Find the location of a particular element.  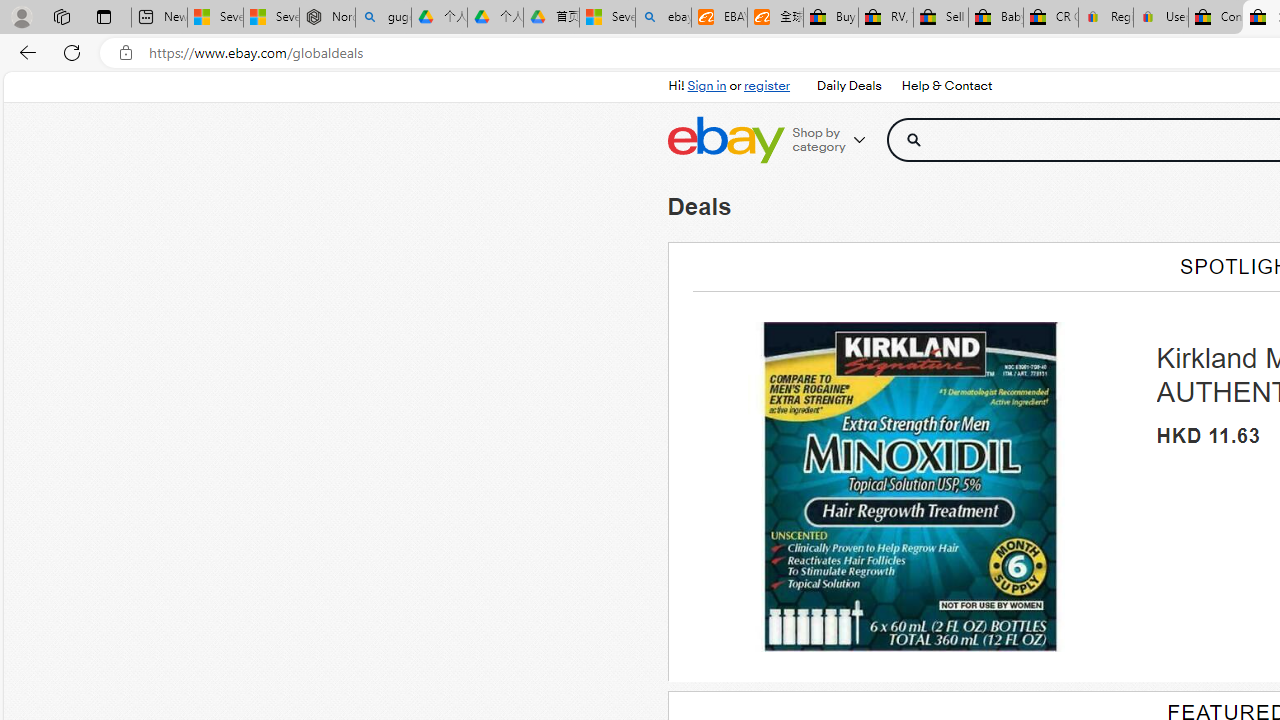

'guge yunpan - Search' is located at coordinates (383, 17).